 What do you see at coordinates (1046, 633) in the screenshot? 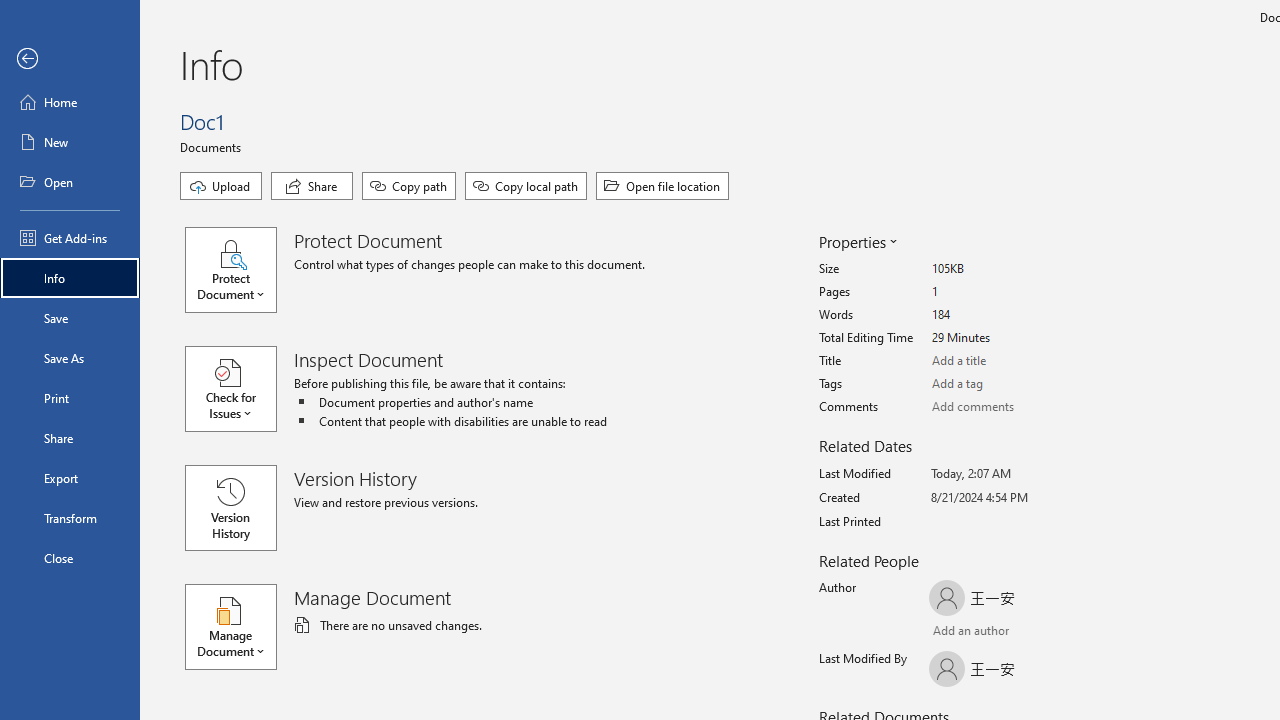
I see `'Browse Address Book'` at bounding box center [1046, 633].